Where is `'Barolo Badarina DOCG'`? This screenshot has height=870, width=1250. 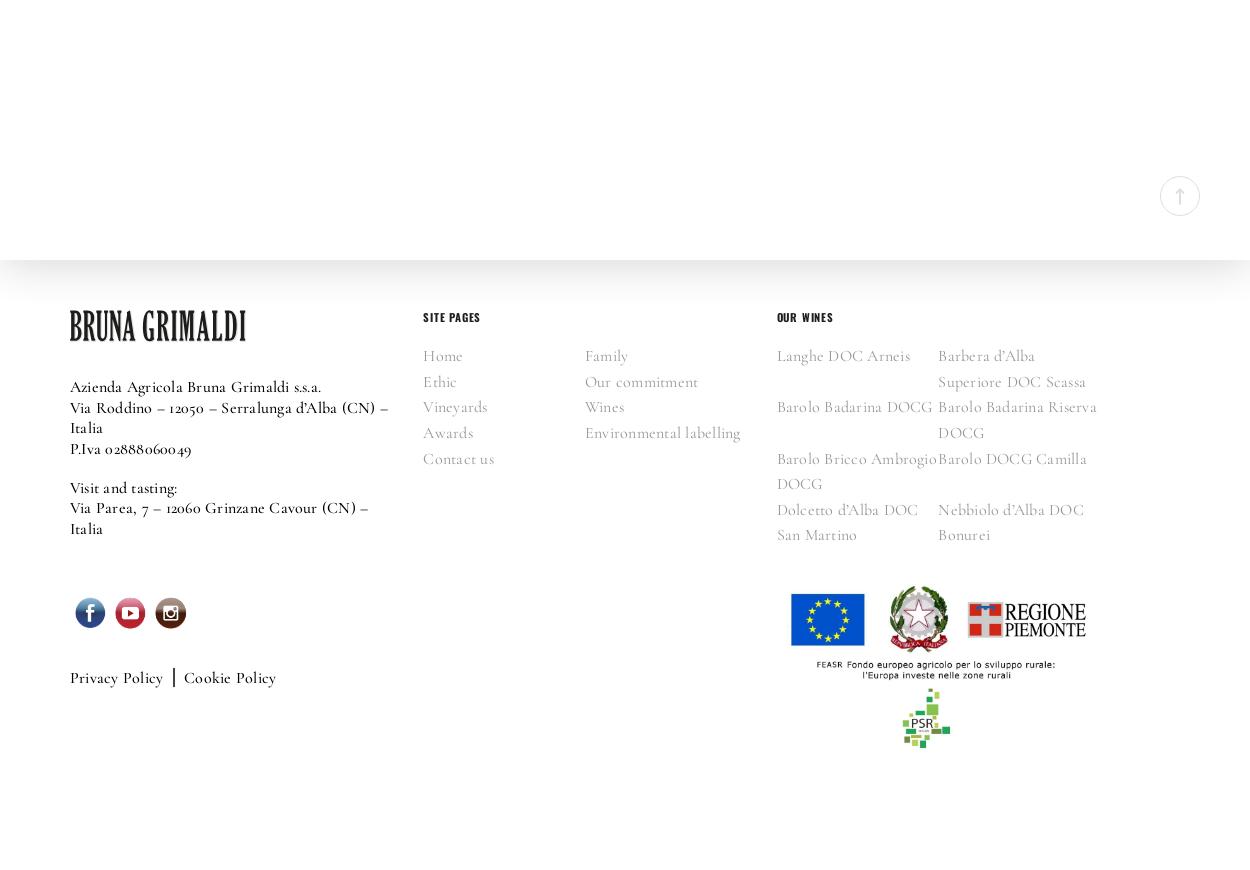 'Barolo Badarina DOCG' is located at coordinates (853, 406).